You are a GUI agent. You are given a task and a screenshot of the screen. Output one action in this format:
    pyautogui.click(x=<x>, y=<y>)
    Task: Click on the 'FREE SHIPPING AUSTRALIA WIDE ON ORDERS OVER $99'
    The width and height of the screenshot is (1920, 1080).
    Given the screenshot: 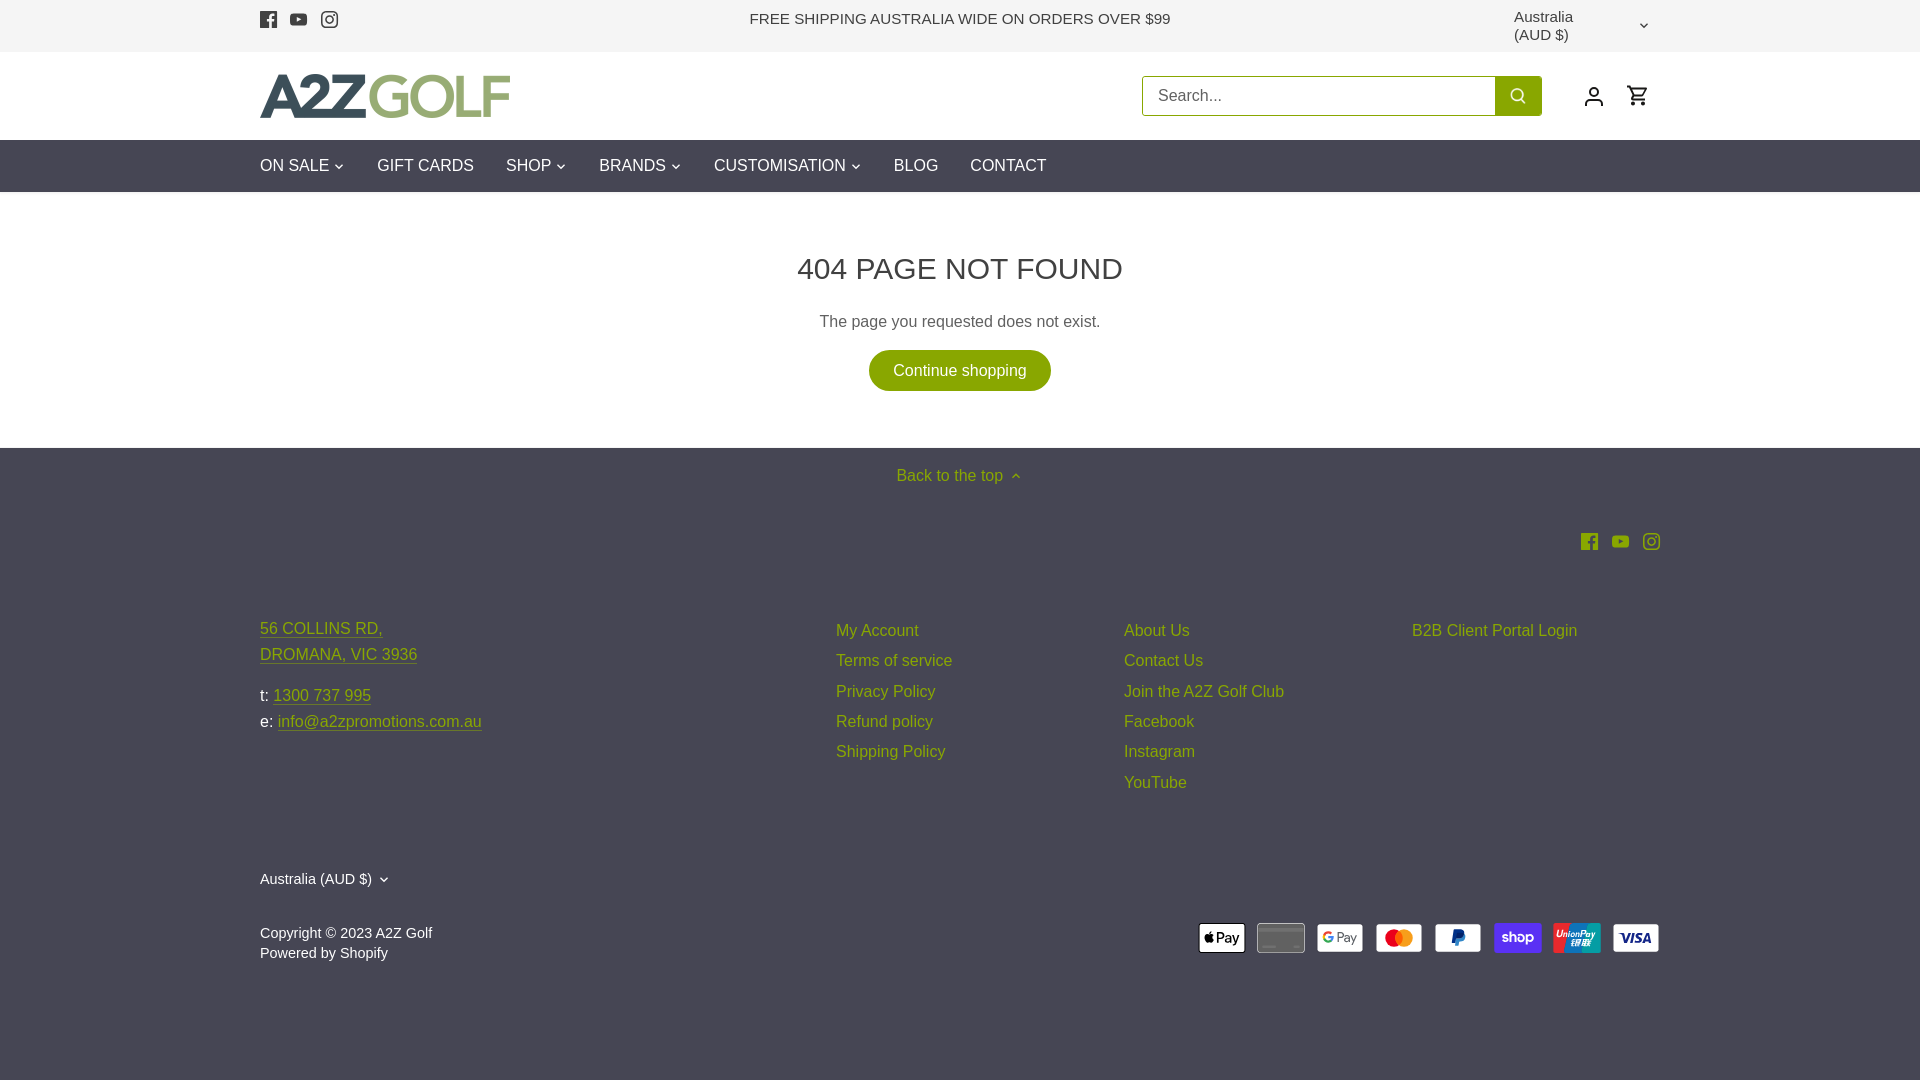 What is the action you would take?
    pyautogui.click(x=958, y=18)
    